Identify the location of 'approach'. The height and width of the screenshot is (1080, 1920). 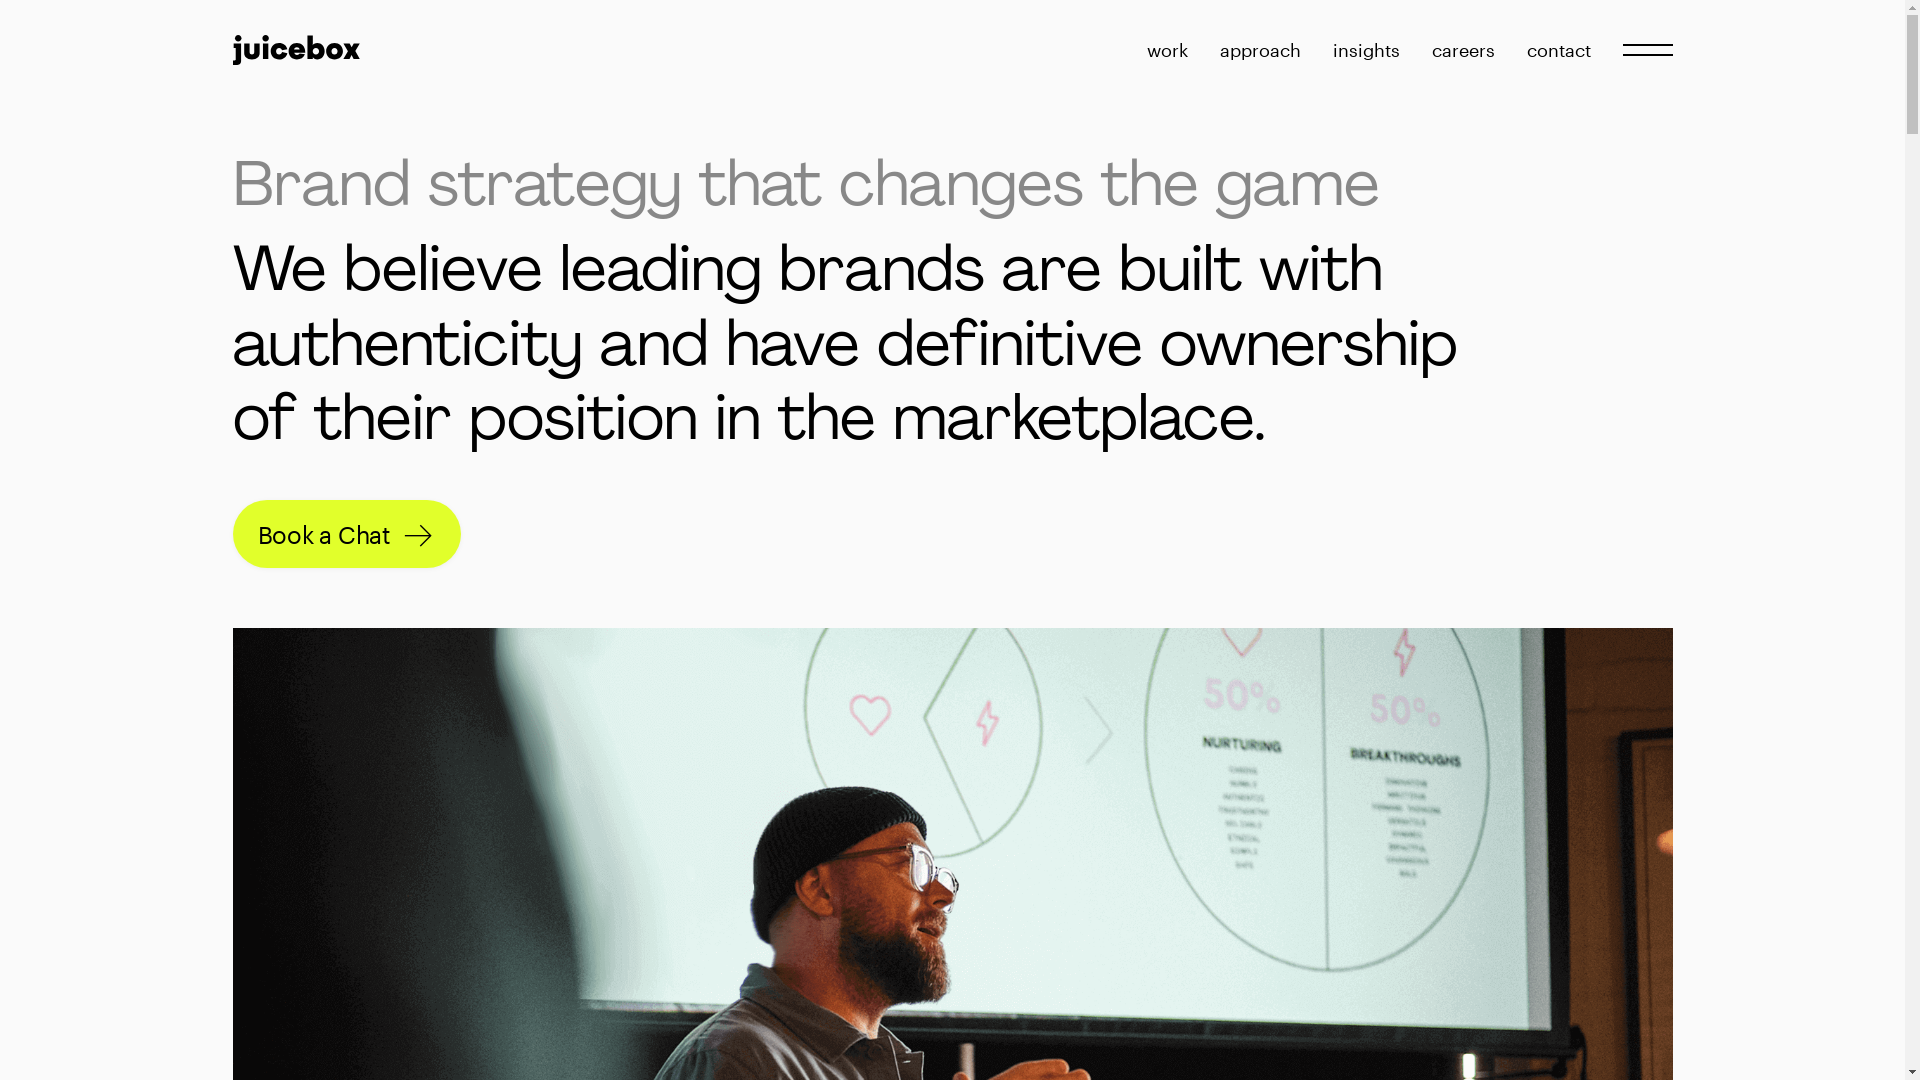
(1259, 48).